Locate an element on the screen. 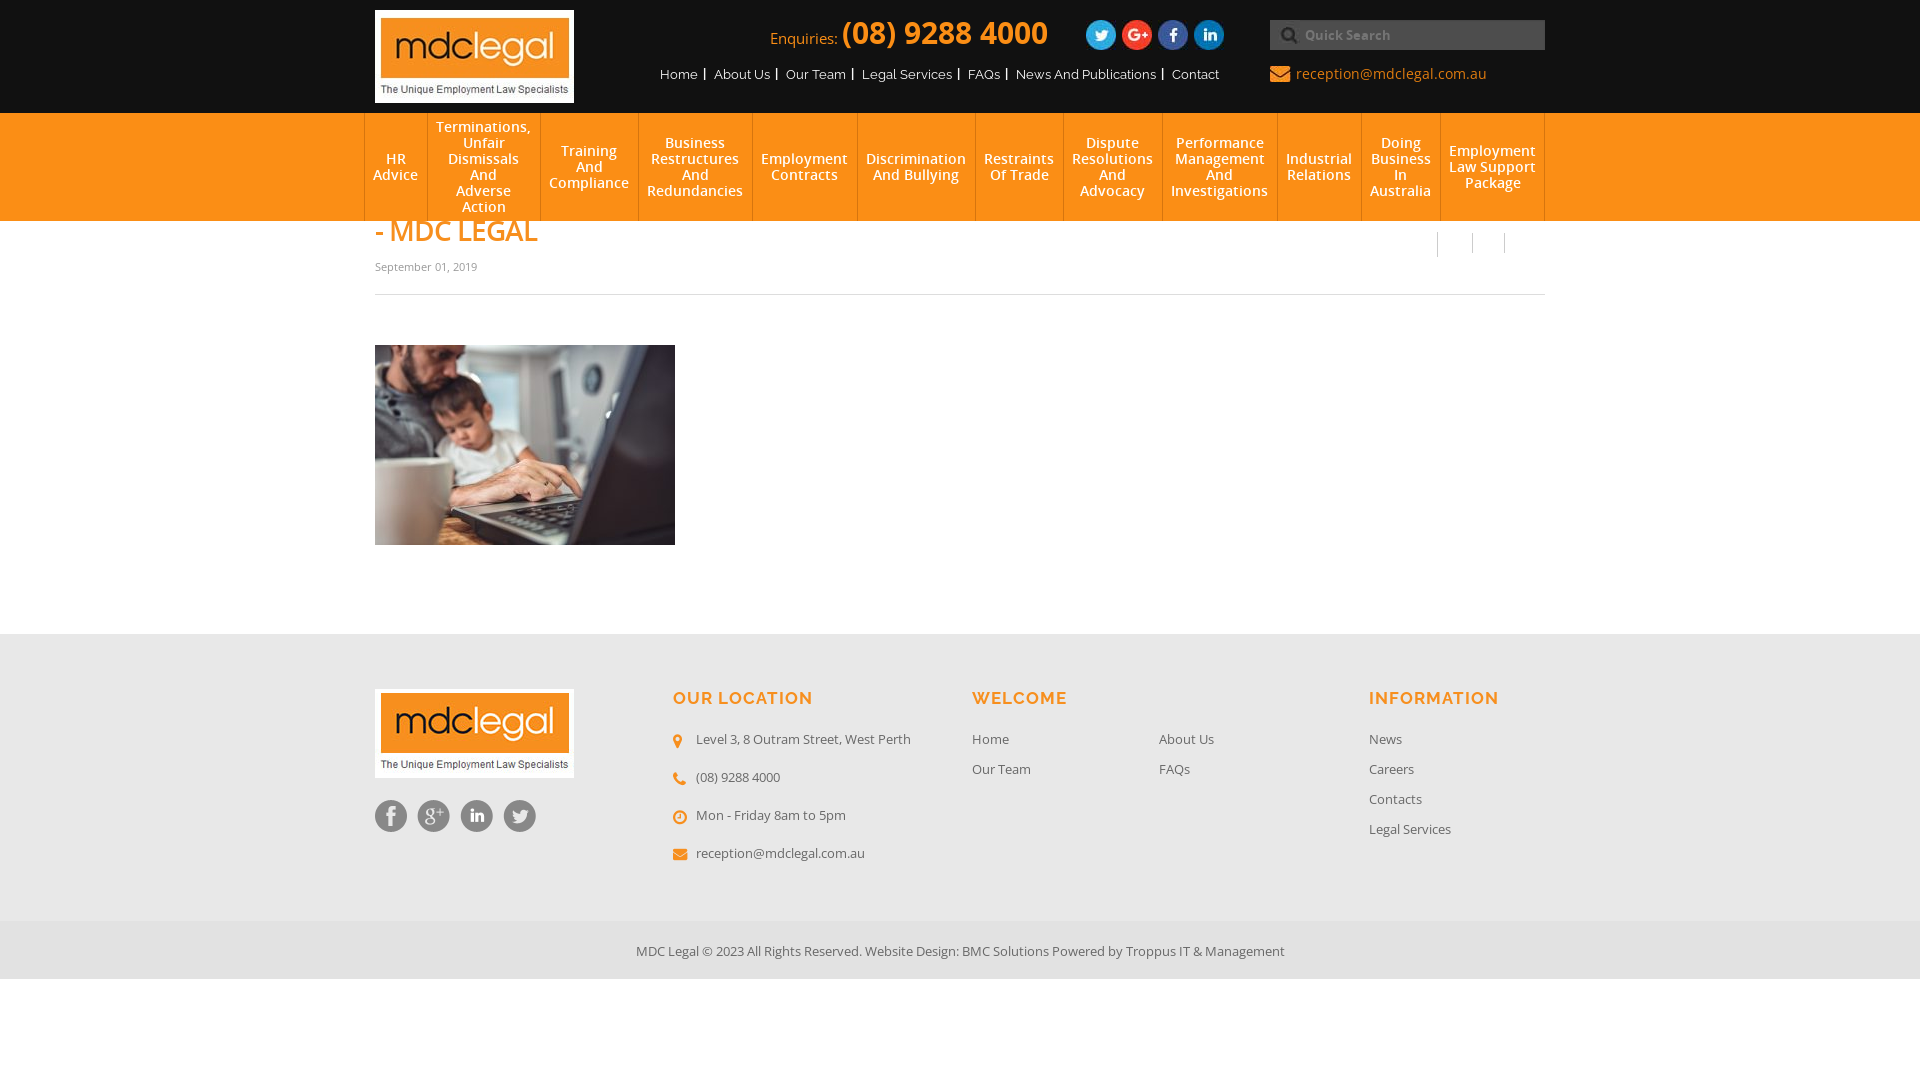  'FAQs' is located at coordinates (968, 73).